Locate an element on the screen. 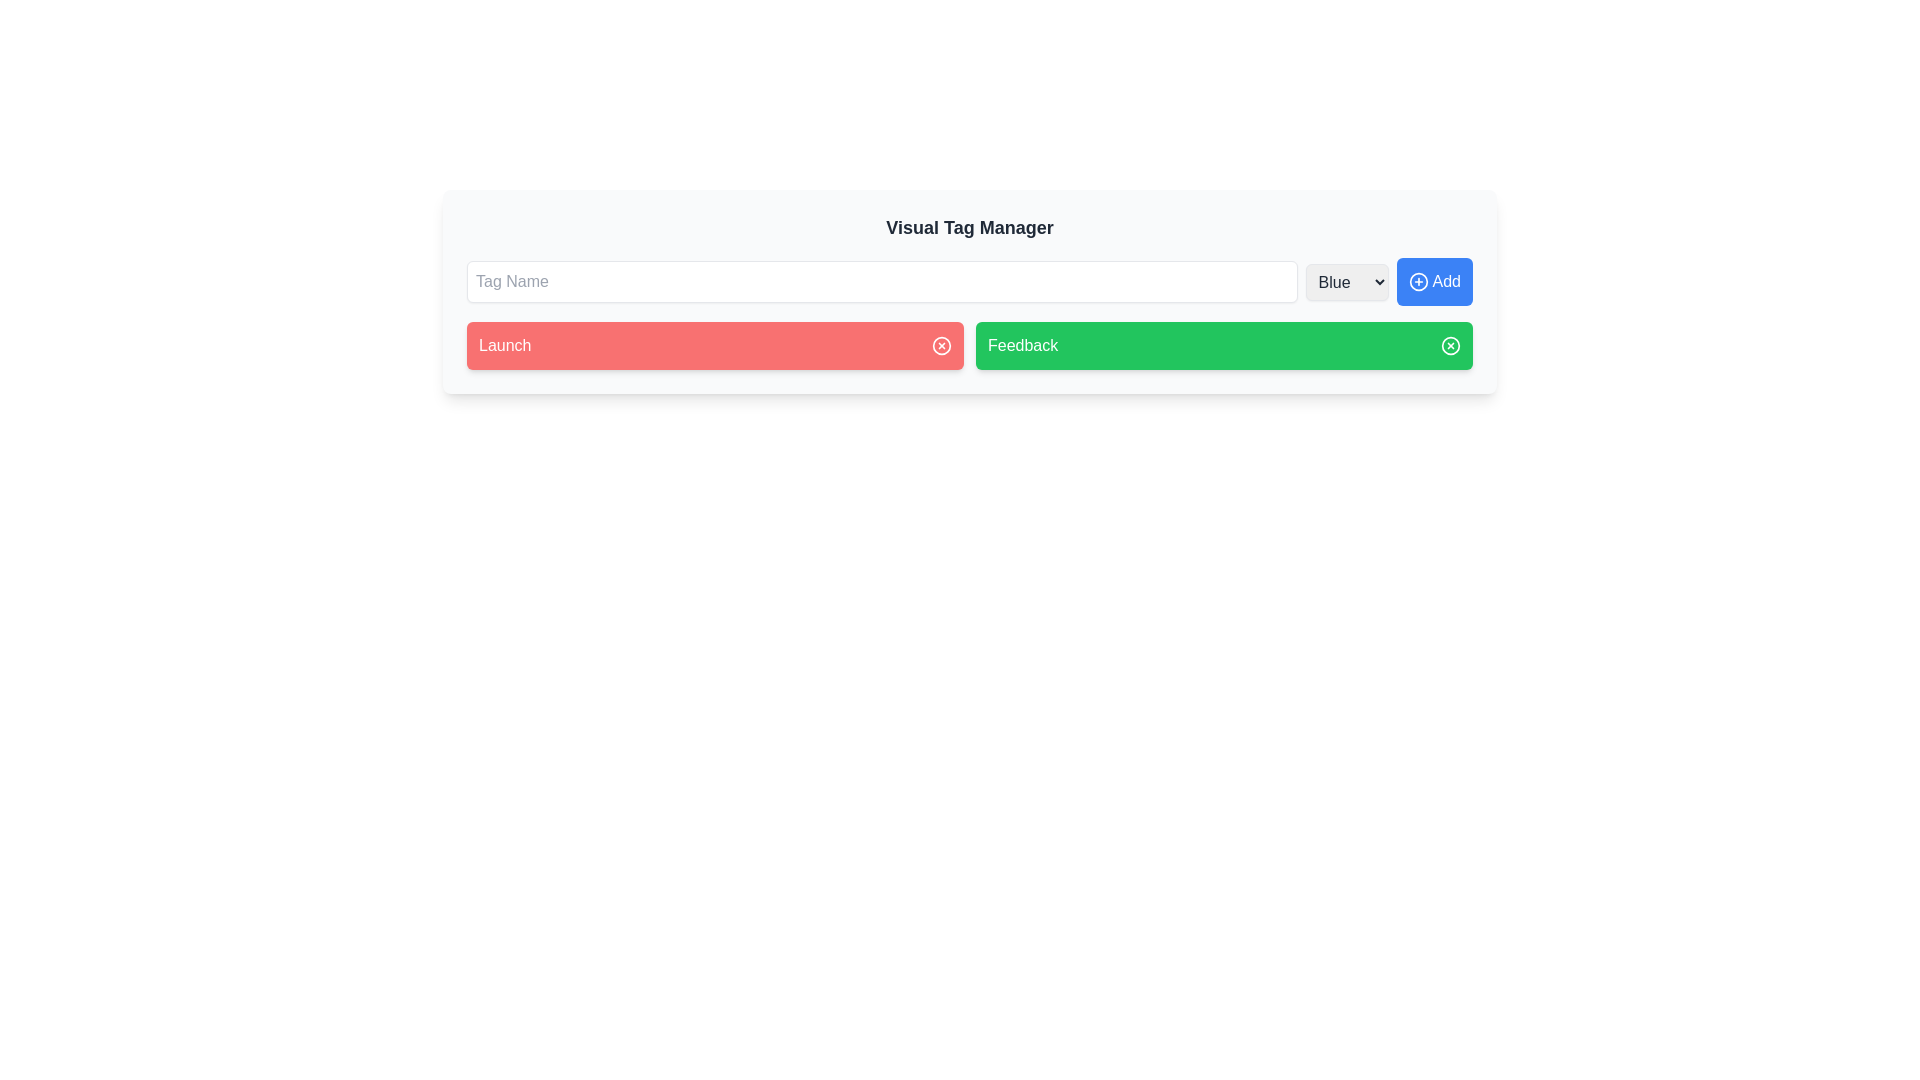 This screenshot has height=1080, width=1920. the circular icon component that is part of the green feedback button located on the right-hand side of the interface is located at coordinates (1450, 345).